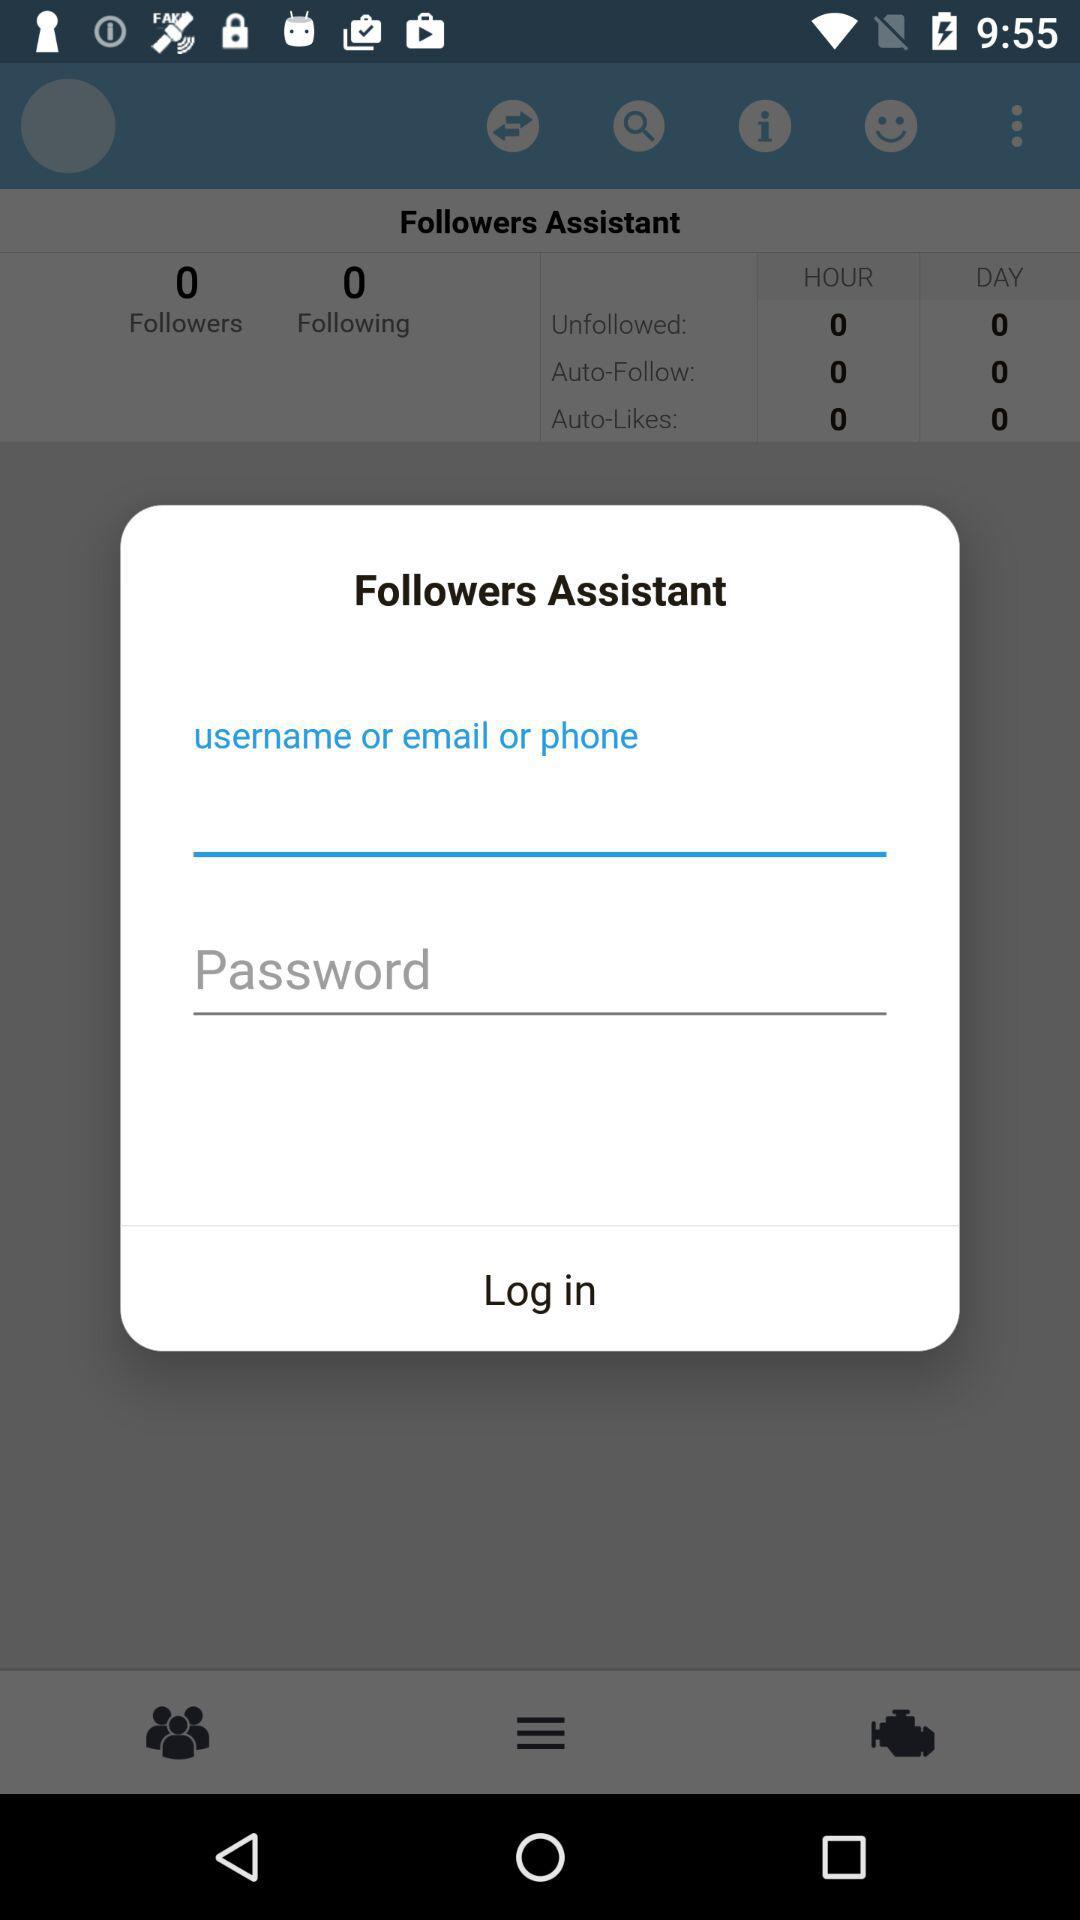 This screenshot has width=1080, height=1920. I want to click on open the new file, so click(540, 811).